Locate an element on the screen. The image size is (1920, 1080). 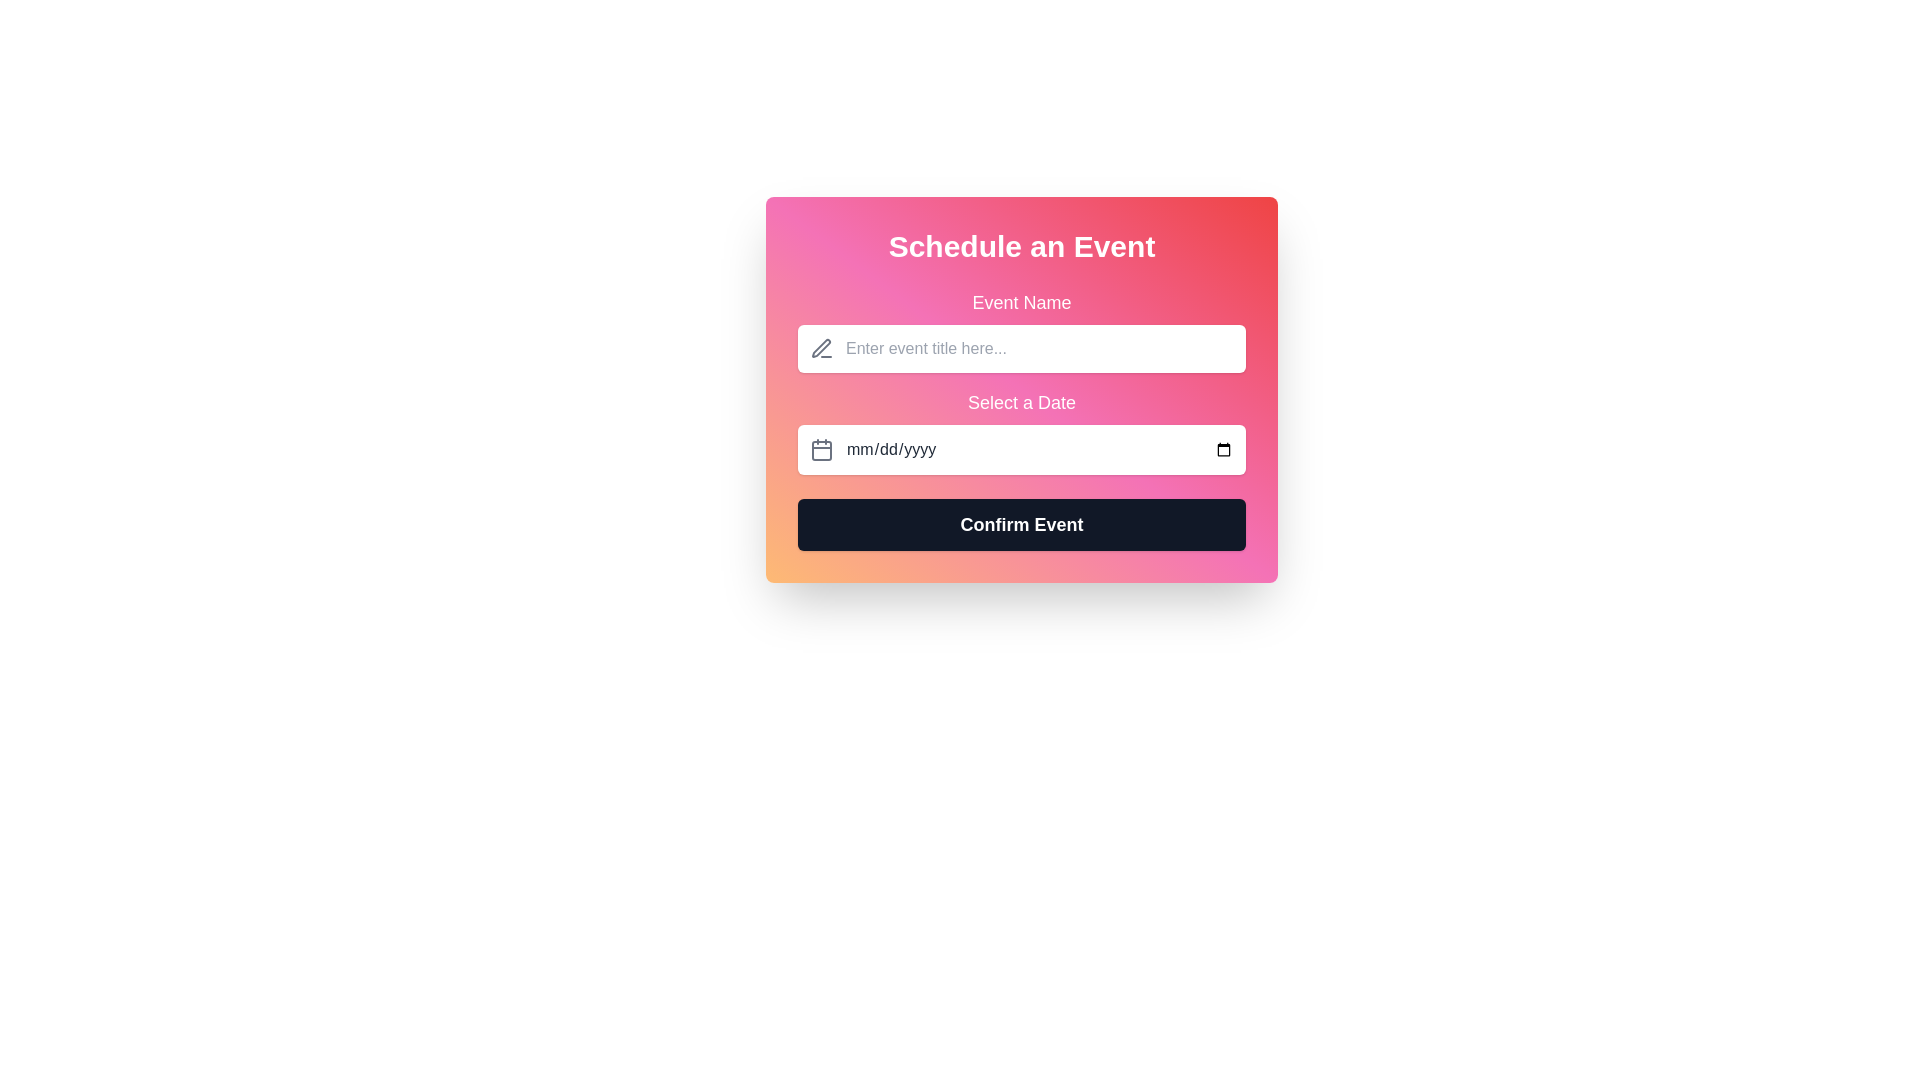
the Date input field located below the 'Select a Date' label, allowing users to type a date is located at coordinates (1022, 450).